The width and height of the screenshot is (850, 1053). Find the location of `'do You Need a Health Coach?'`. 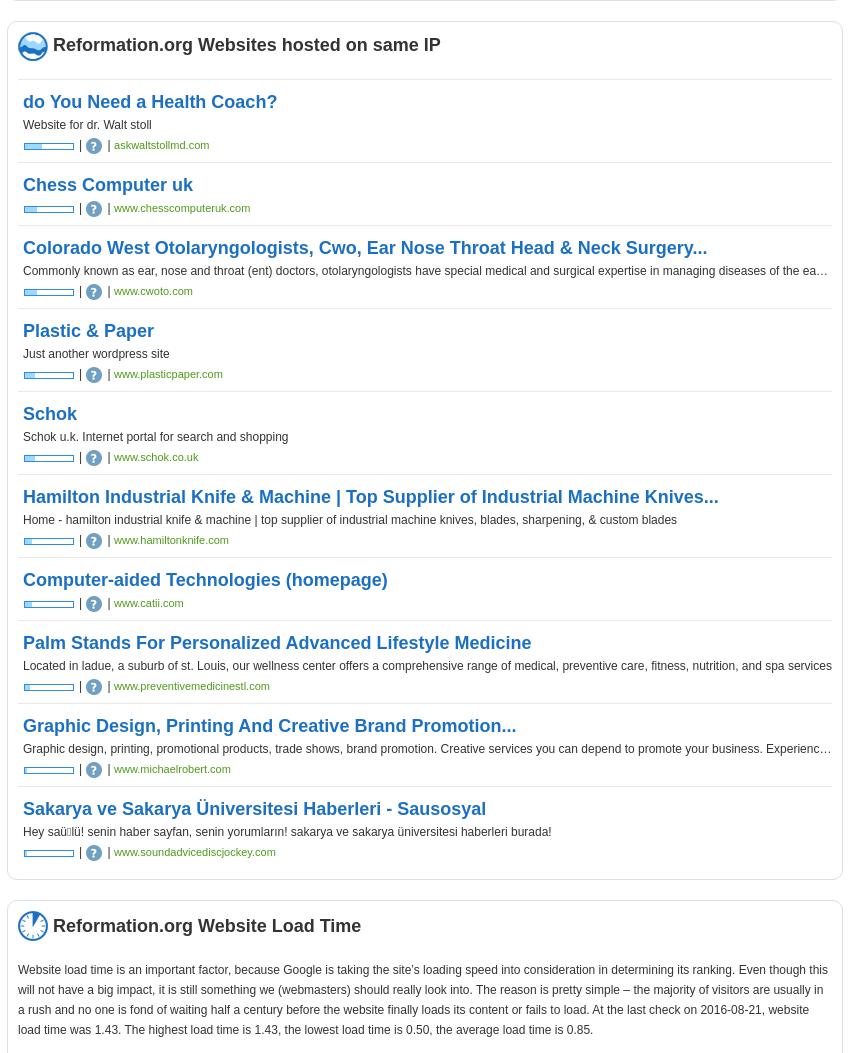

'do You Need a Health Coach?' is located at coordinates (22, 102).